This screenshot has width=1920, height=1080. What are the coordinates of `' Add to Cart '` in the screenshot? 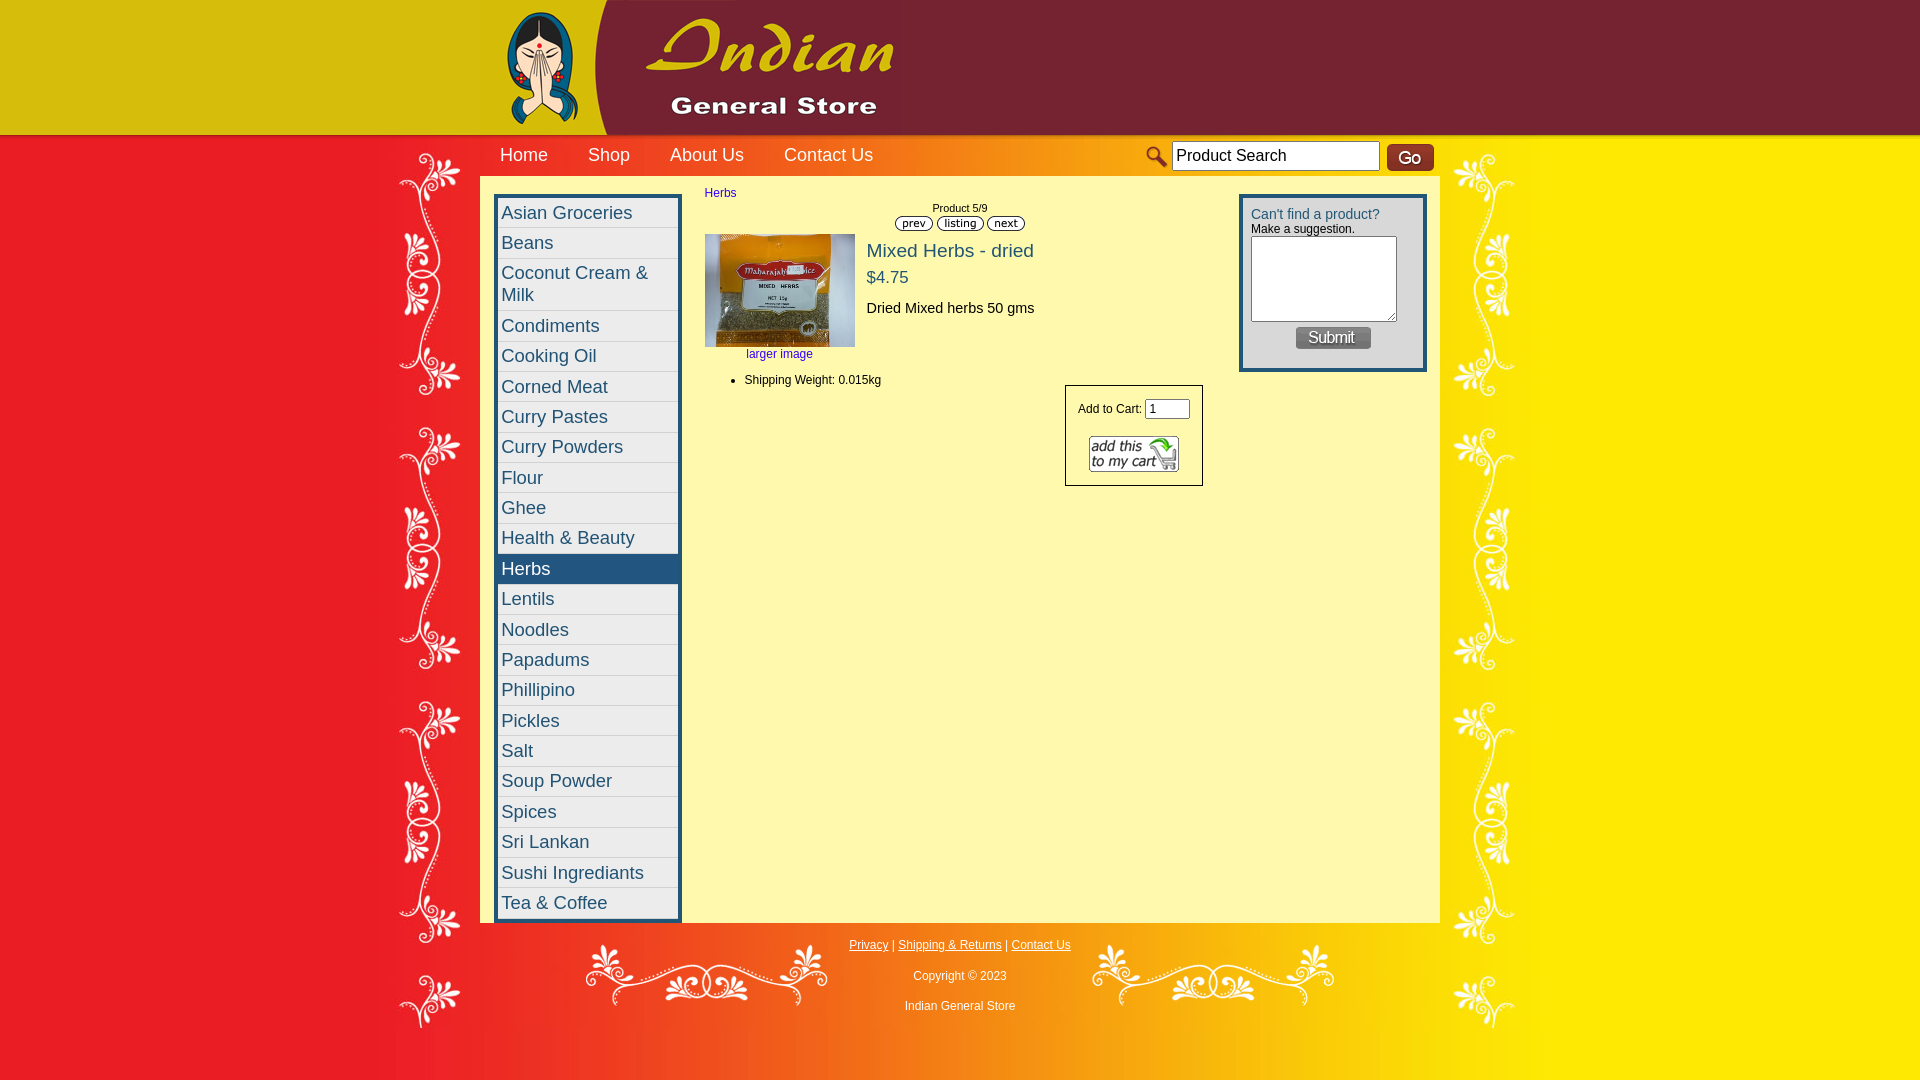 It's located at (1133, 454).